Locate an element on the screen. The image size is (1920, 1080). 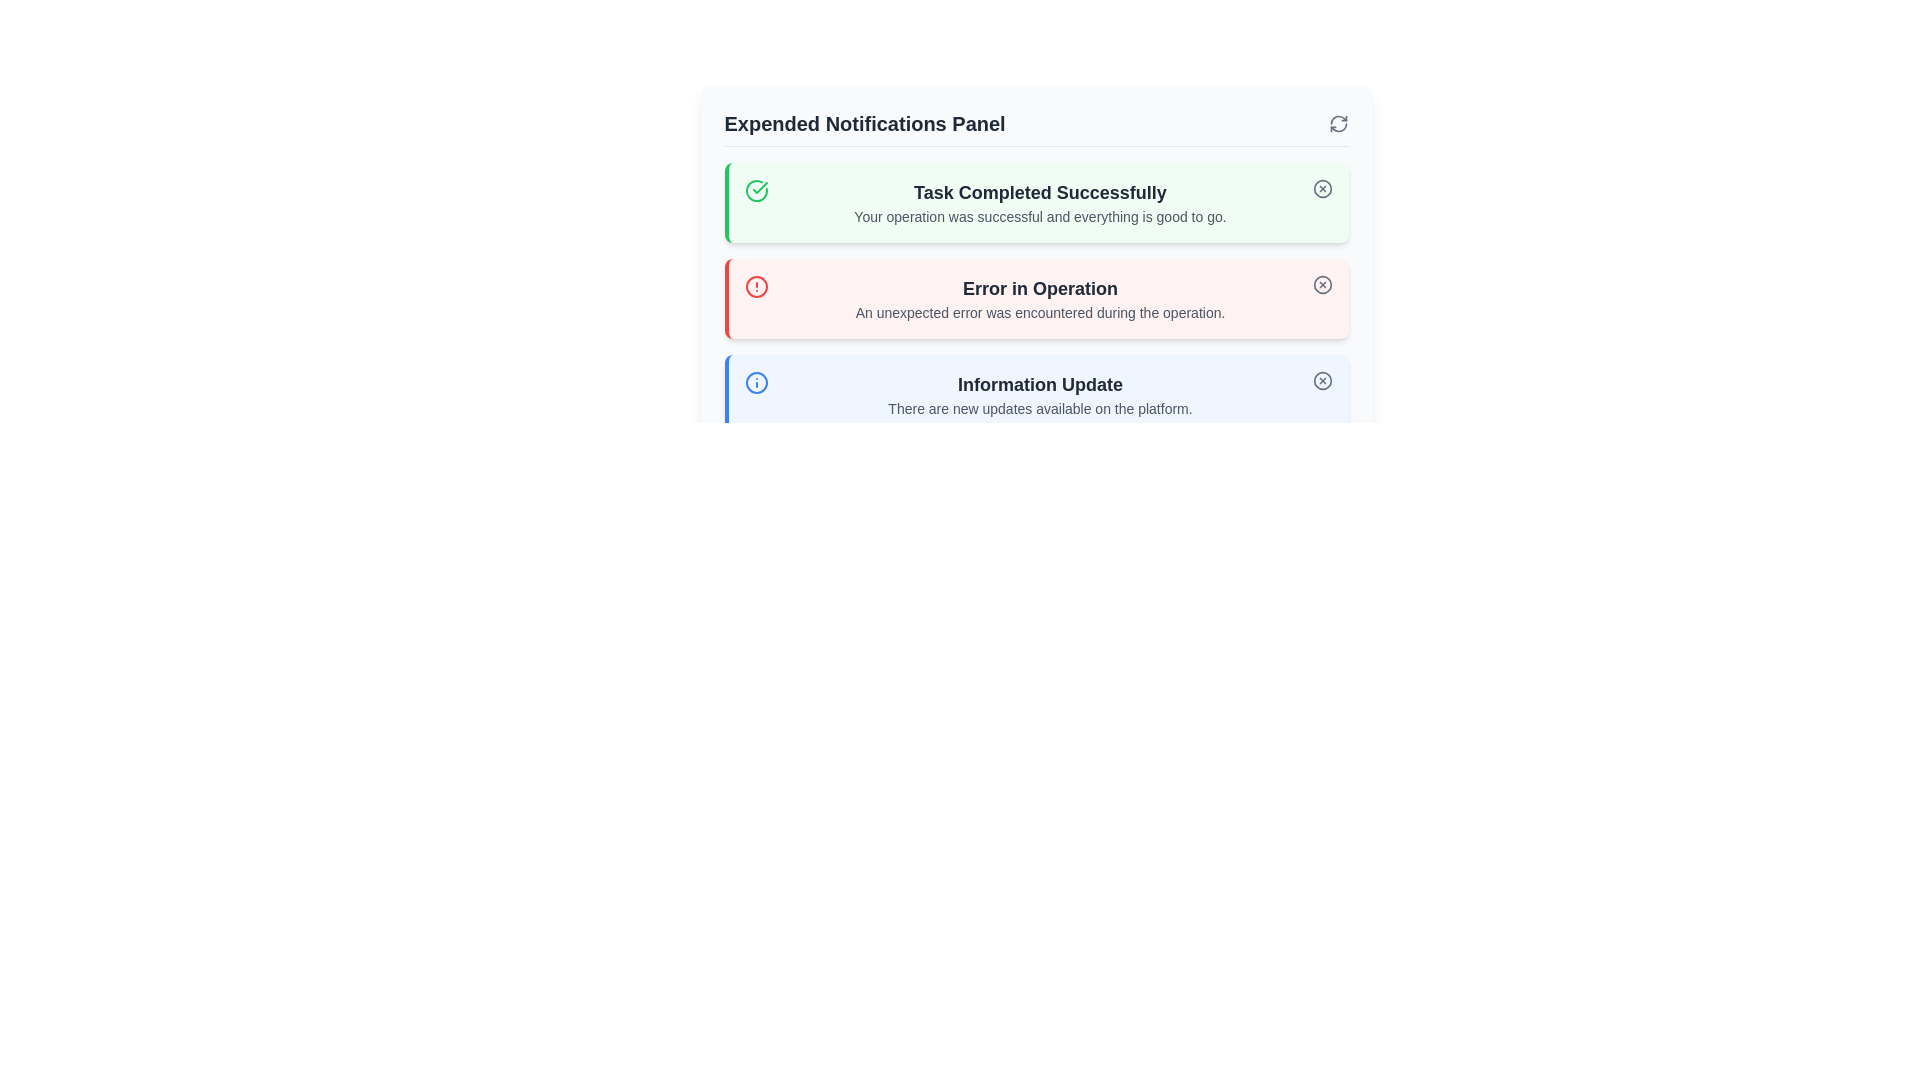
the circular icon next to the 'Information Update' label in the notification panel is located at coordinates (1322, 381).